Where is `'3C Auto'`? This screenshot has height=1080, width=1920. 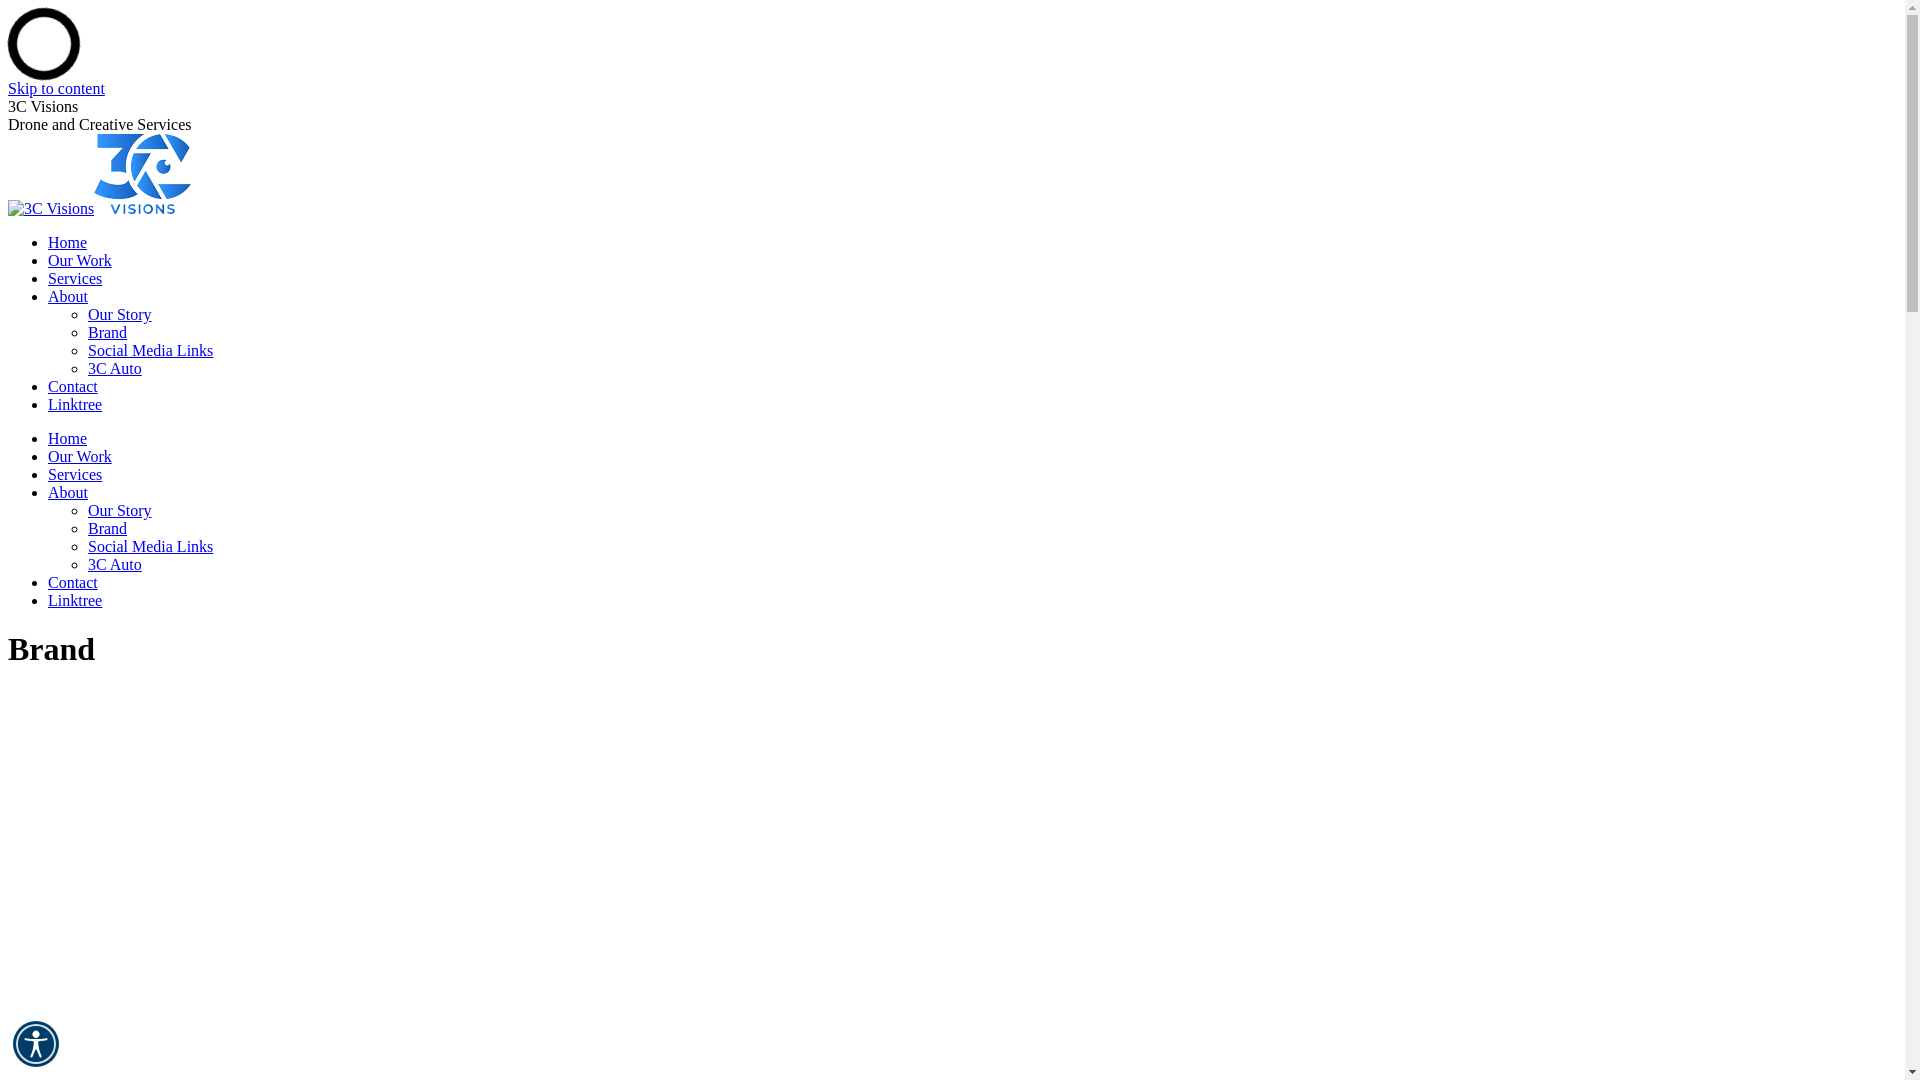 '3C Auto' is located at coordinates (86, 368).